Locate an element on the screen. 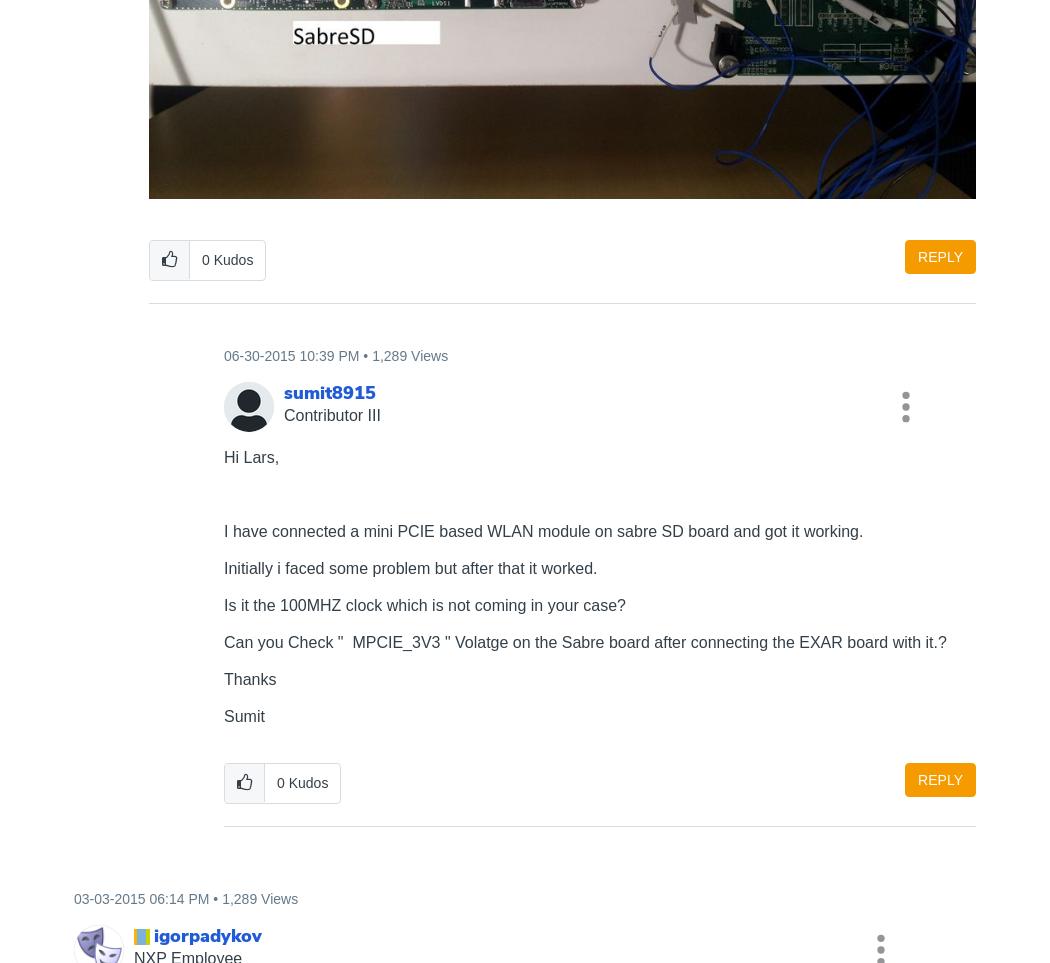 The width and height of the screenshot is (1050, 963). 'Thanks' is located at coordinates (222, 678).